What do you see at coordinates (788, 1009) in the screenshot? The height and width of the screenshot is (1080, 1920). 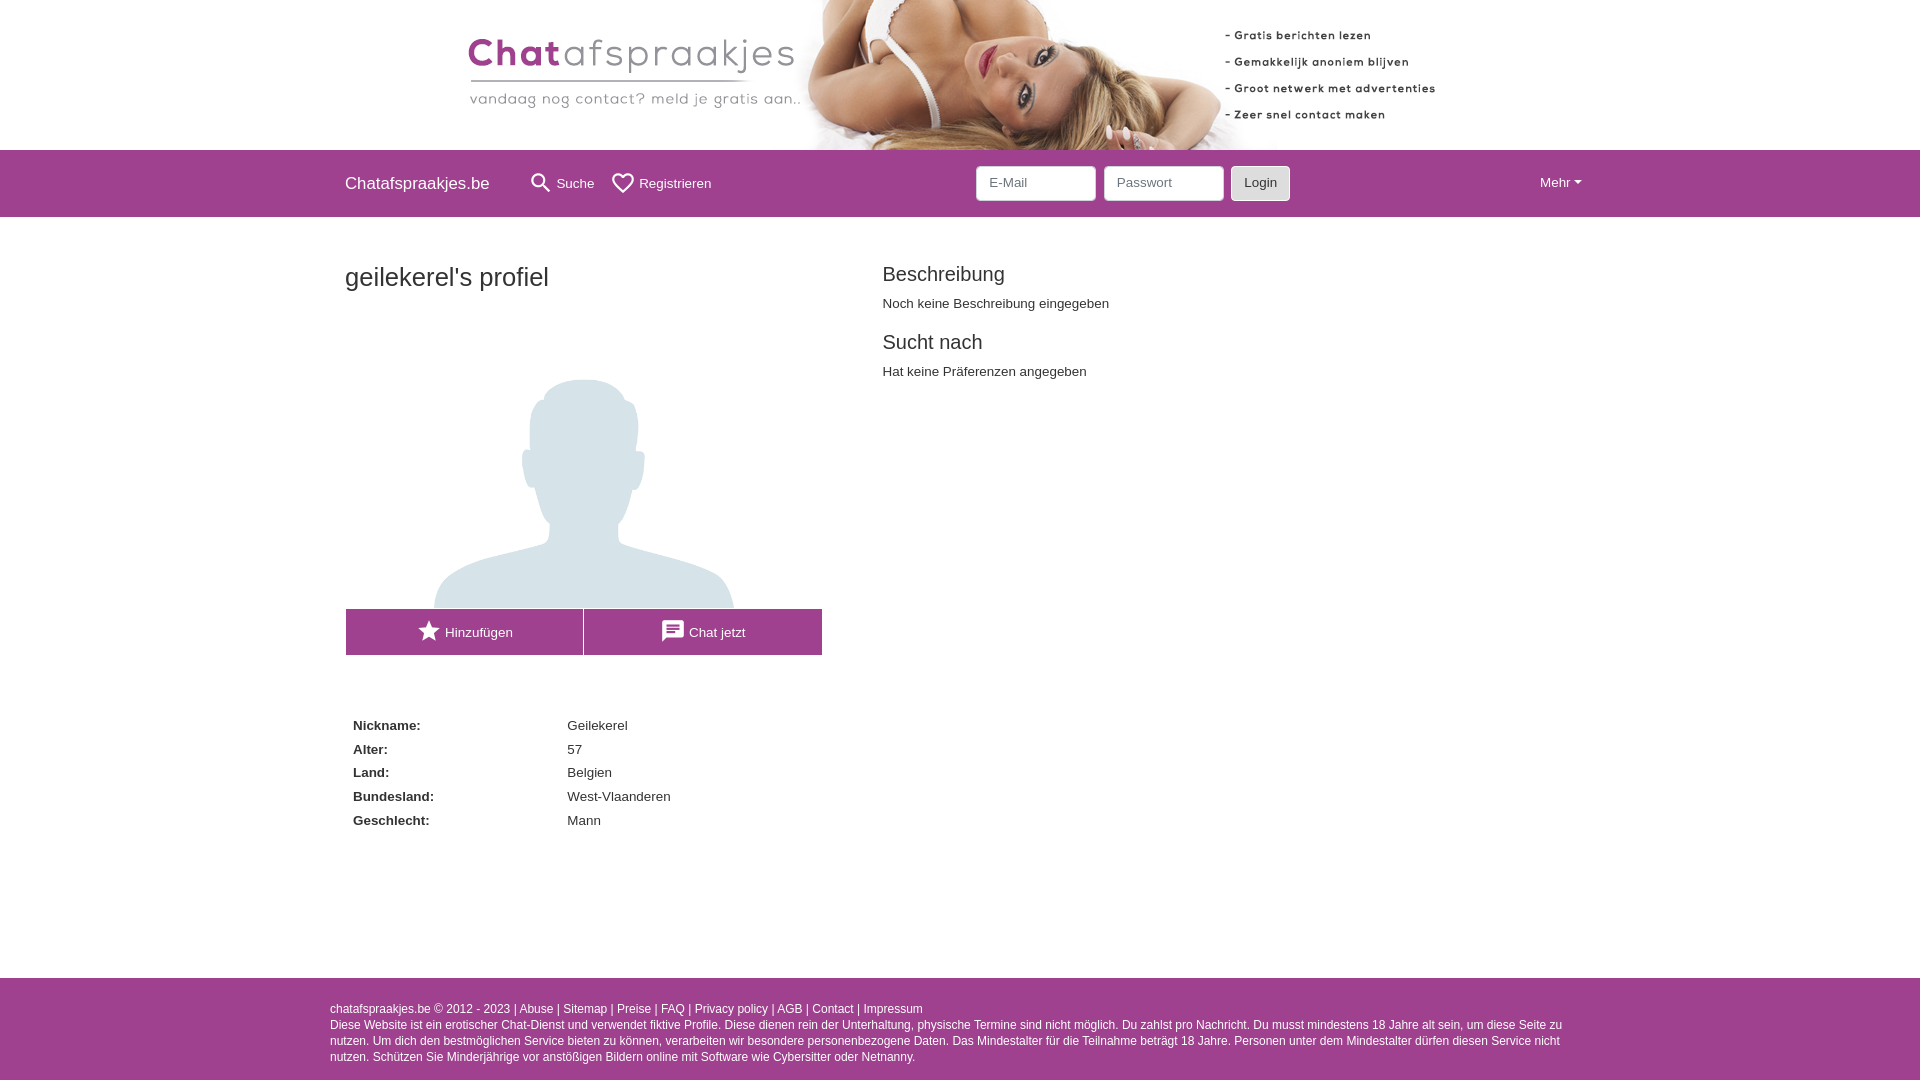 I see `'AGB'` at bounding box center [788, 1009].